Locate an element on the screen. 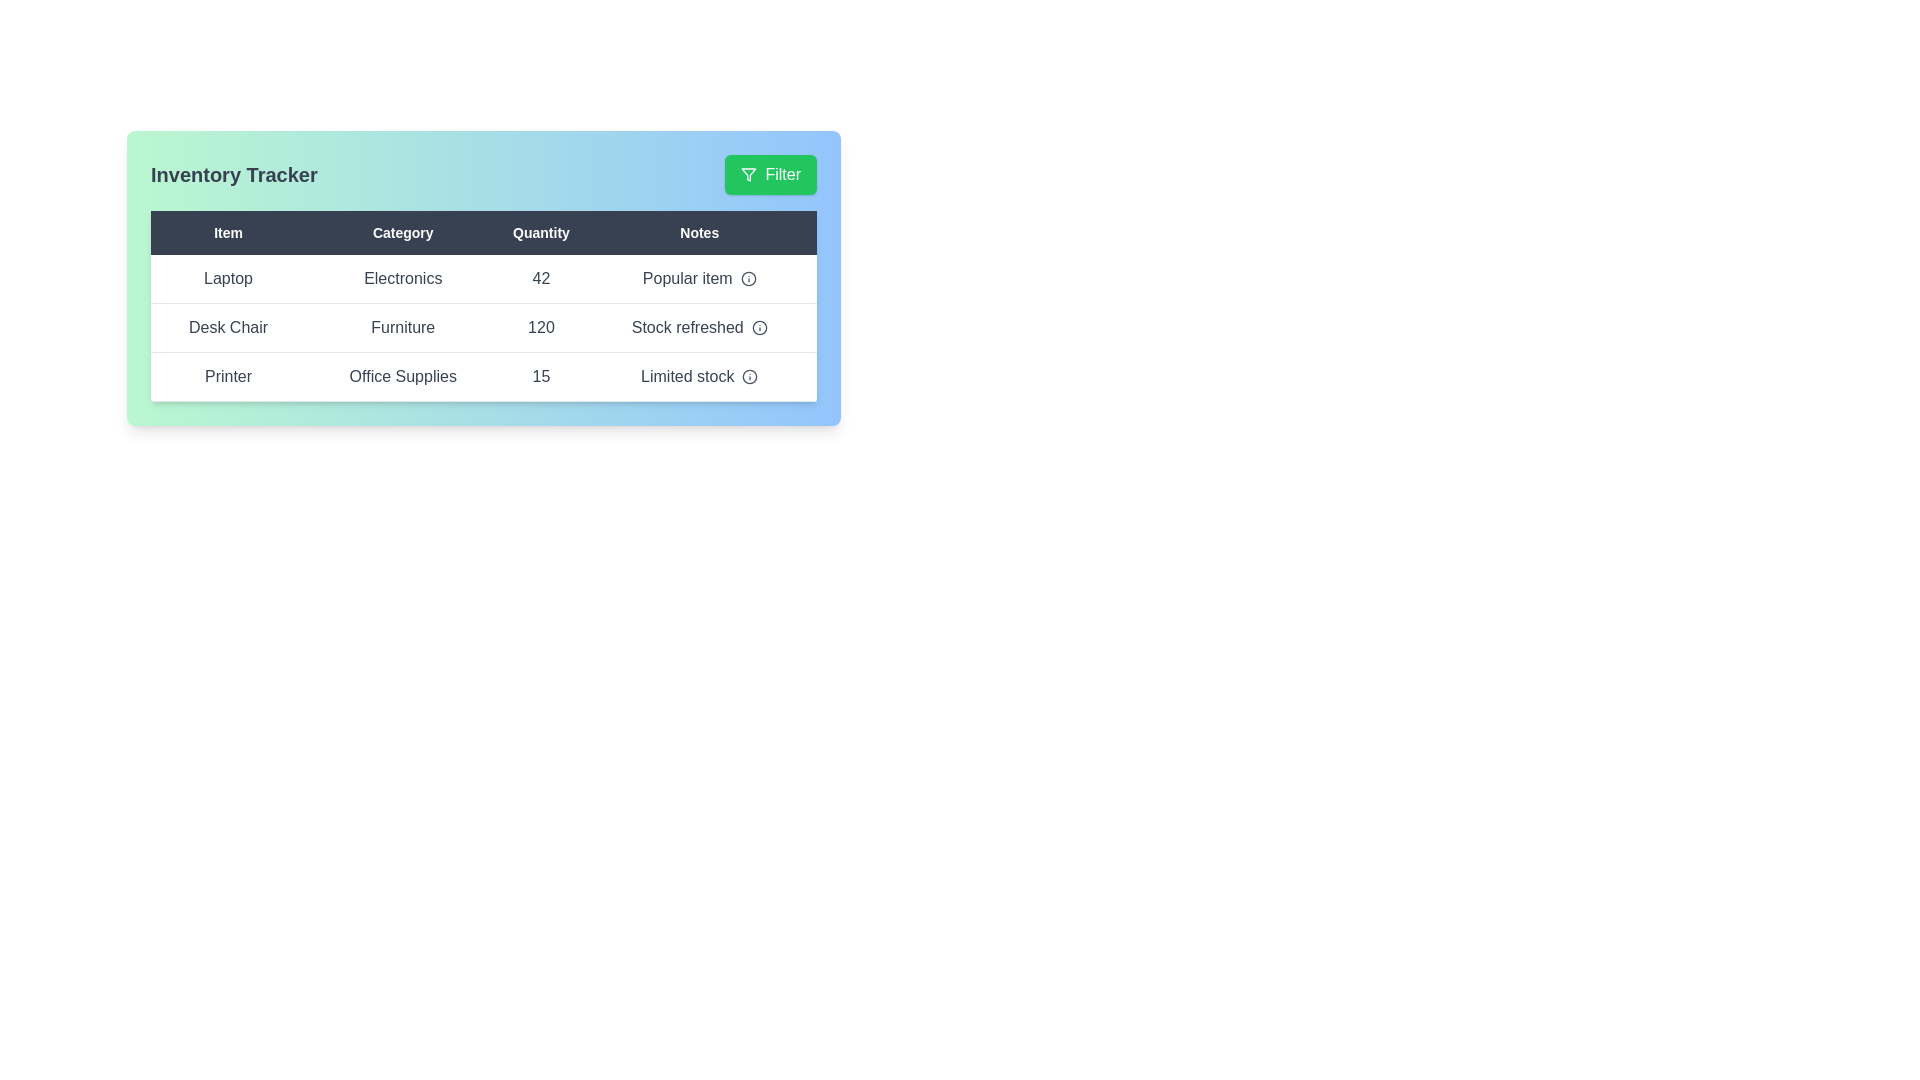  the info icon in the 'Notes' column for the Printer row is located at coordinates (749, 377).